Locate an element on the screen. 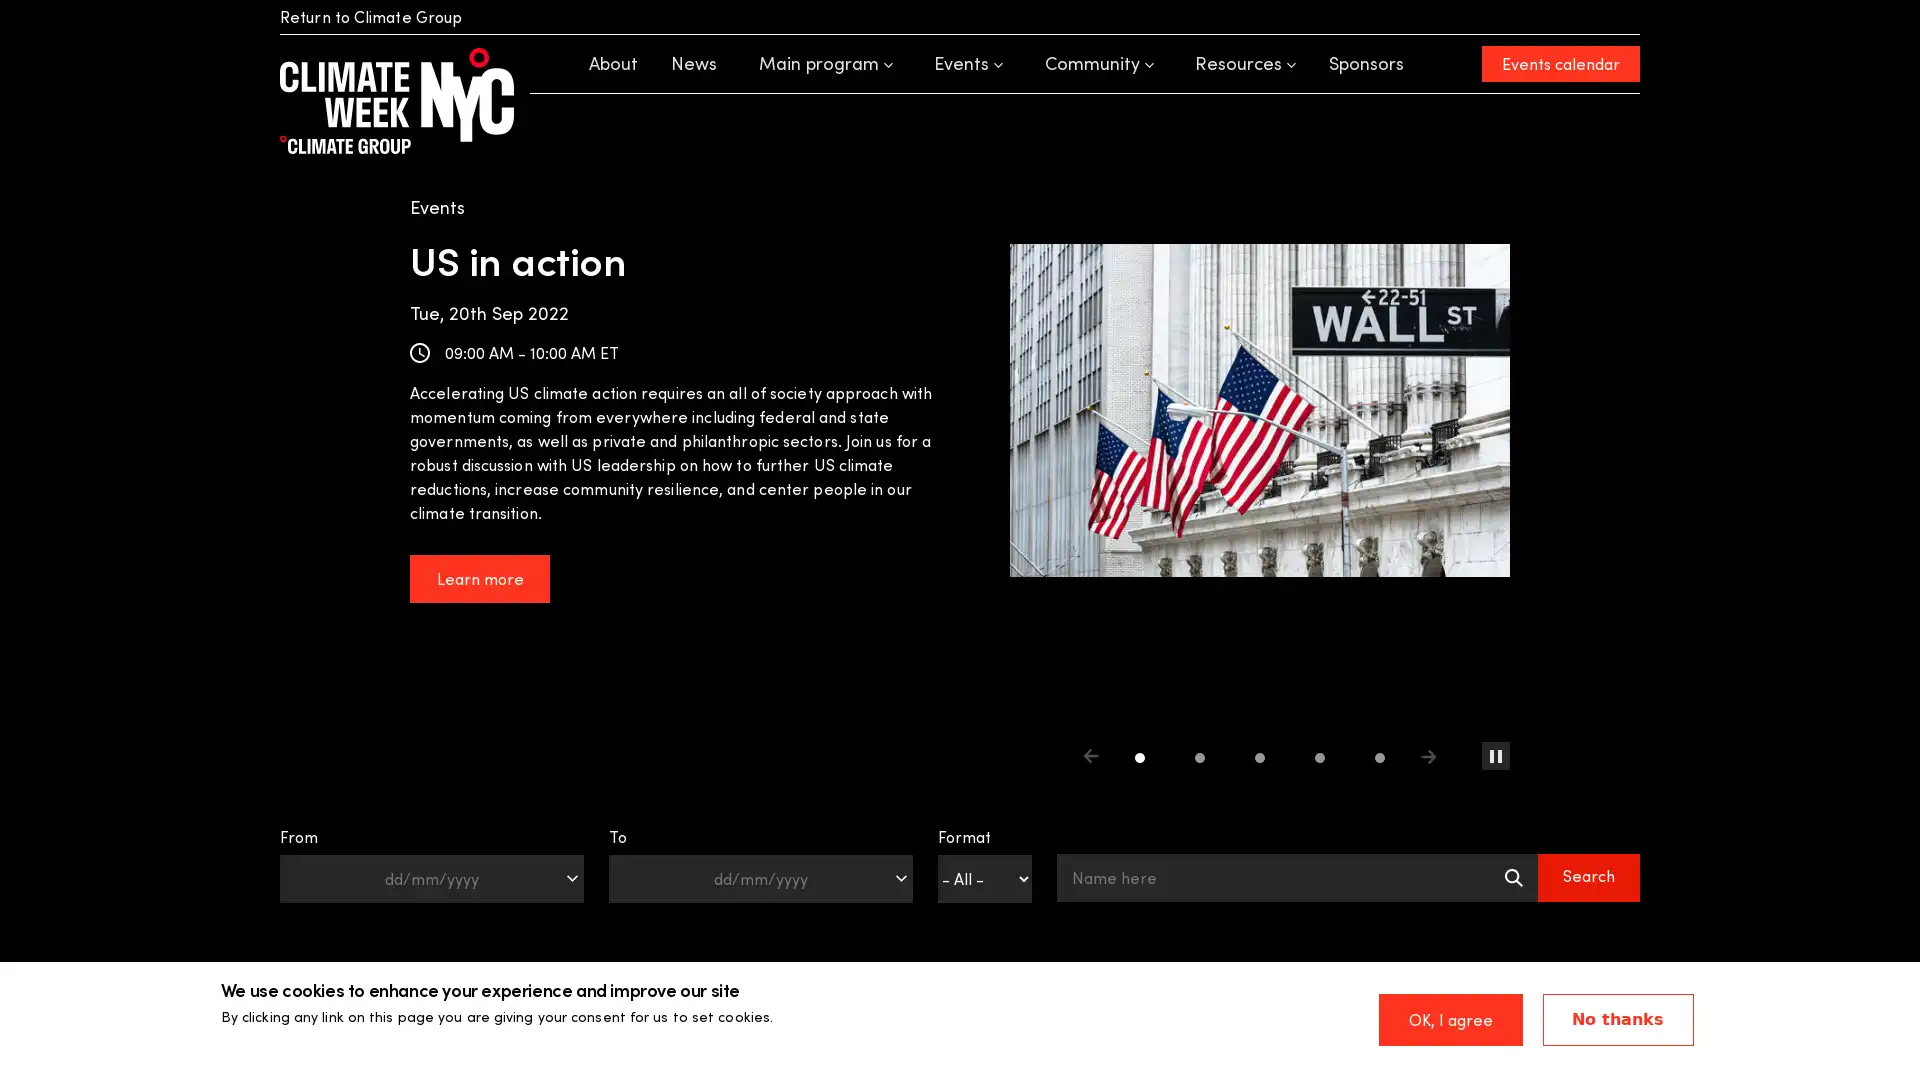 This screenshot has width=1920, height=1080. Pause is located at coordinates (1496, 756).